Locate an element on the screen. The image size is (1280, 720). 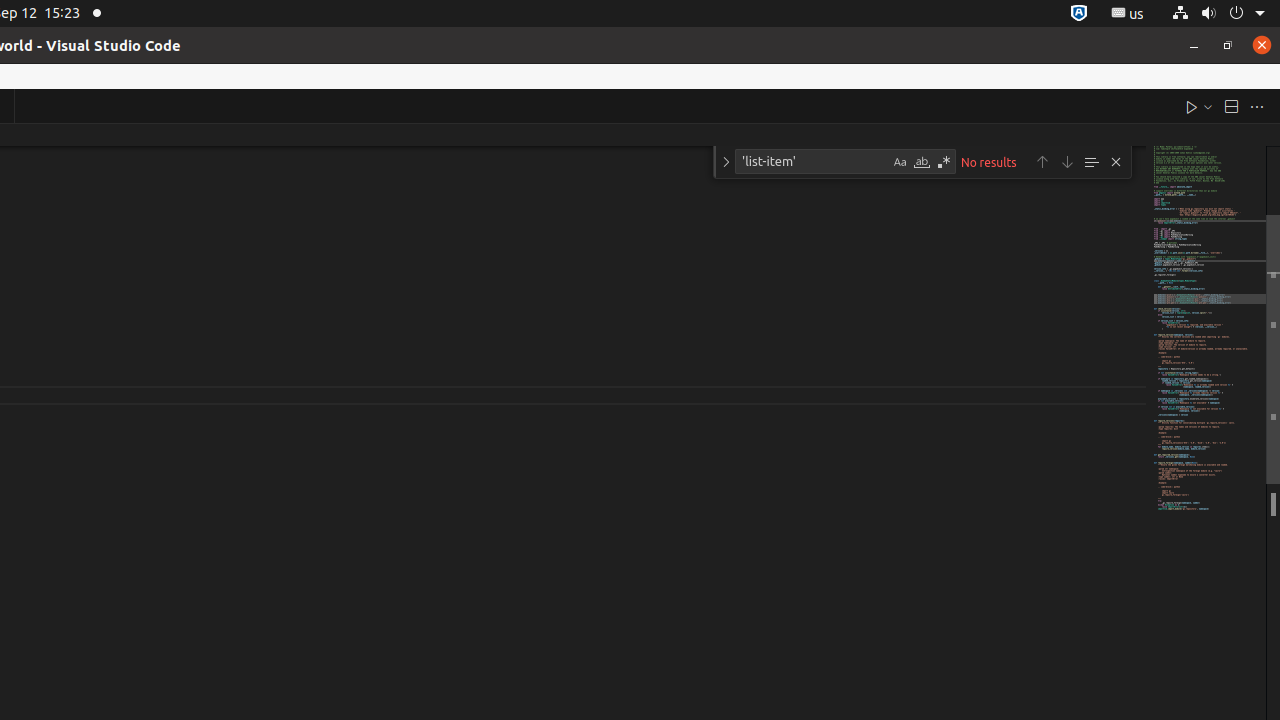
'Toggle Replace' is located at coordinates (725, 161).